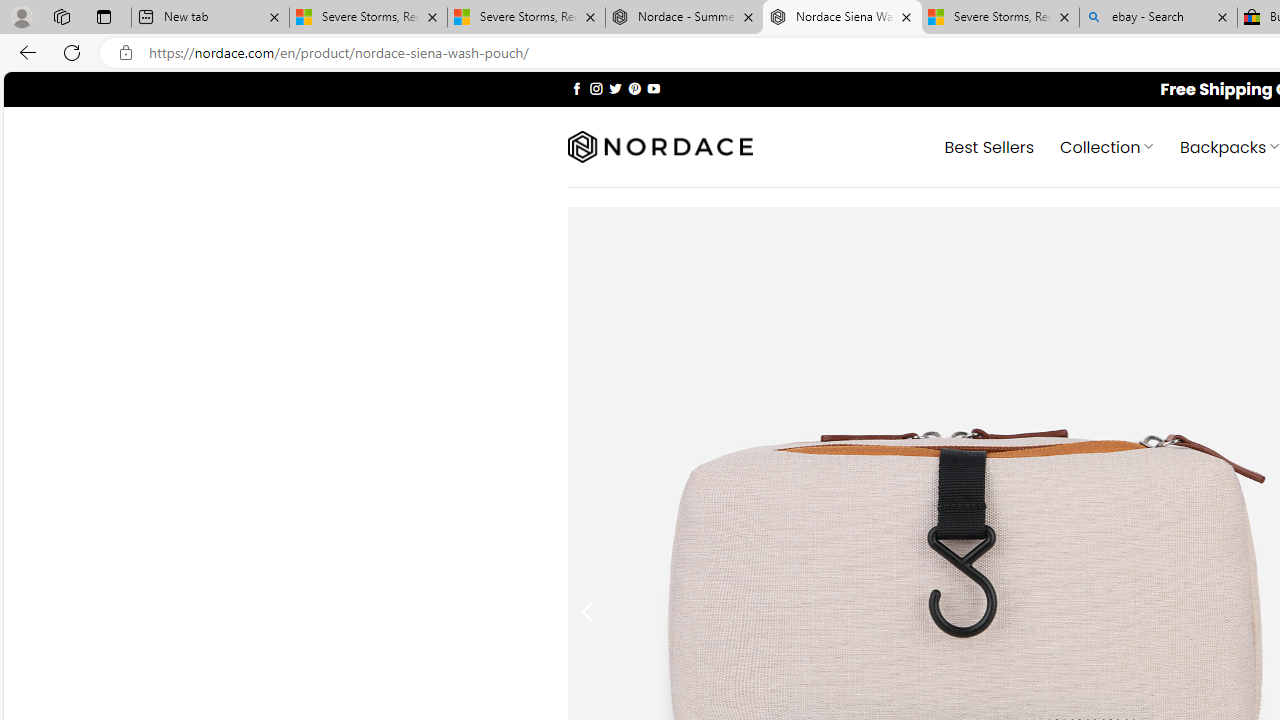  I want to click on 'View site information', so click(125, 52).